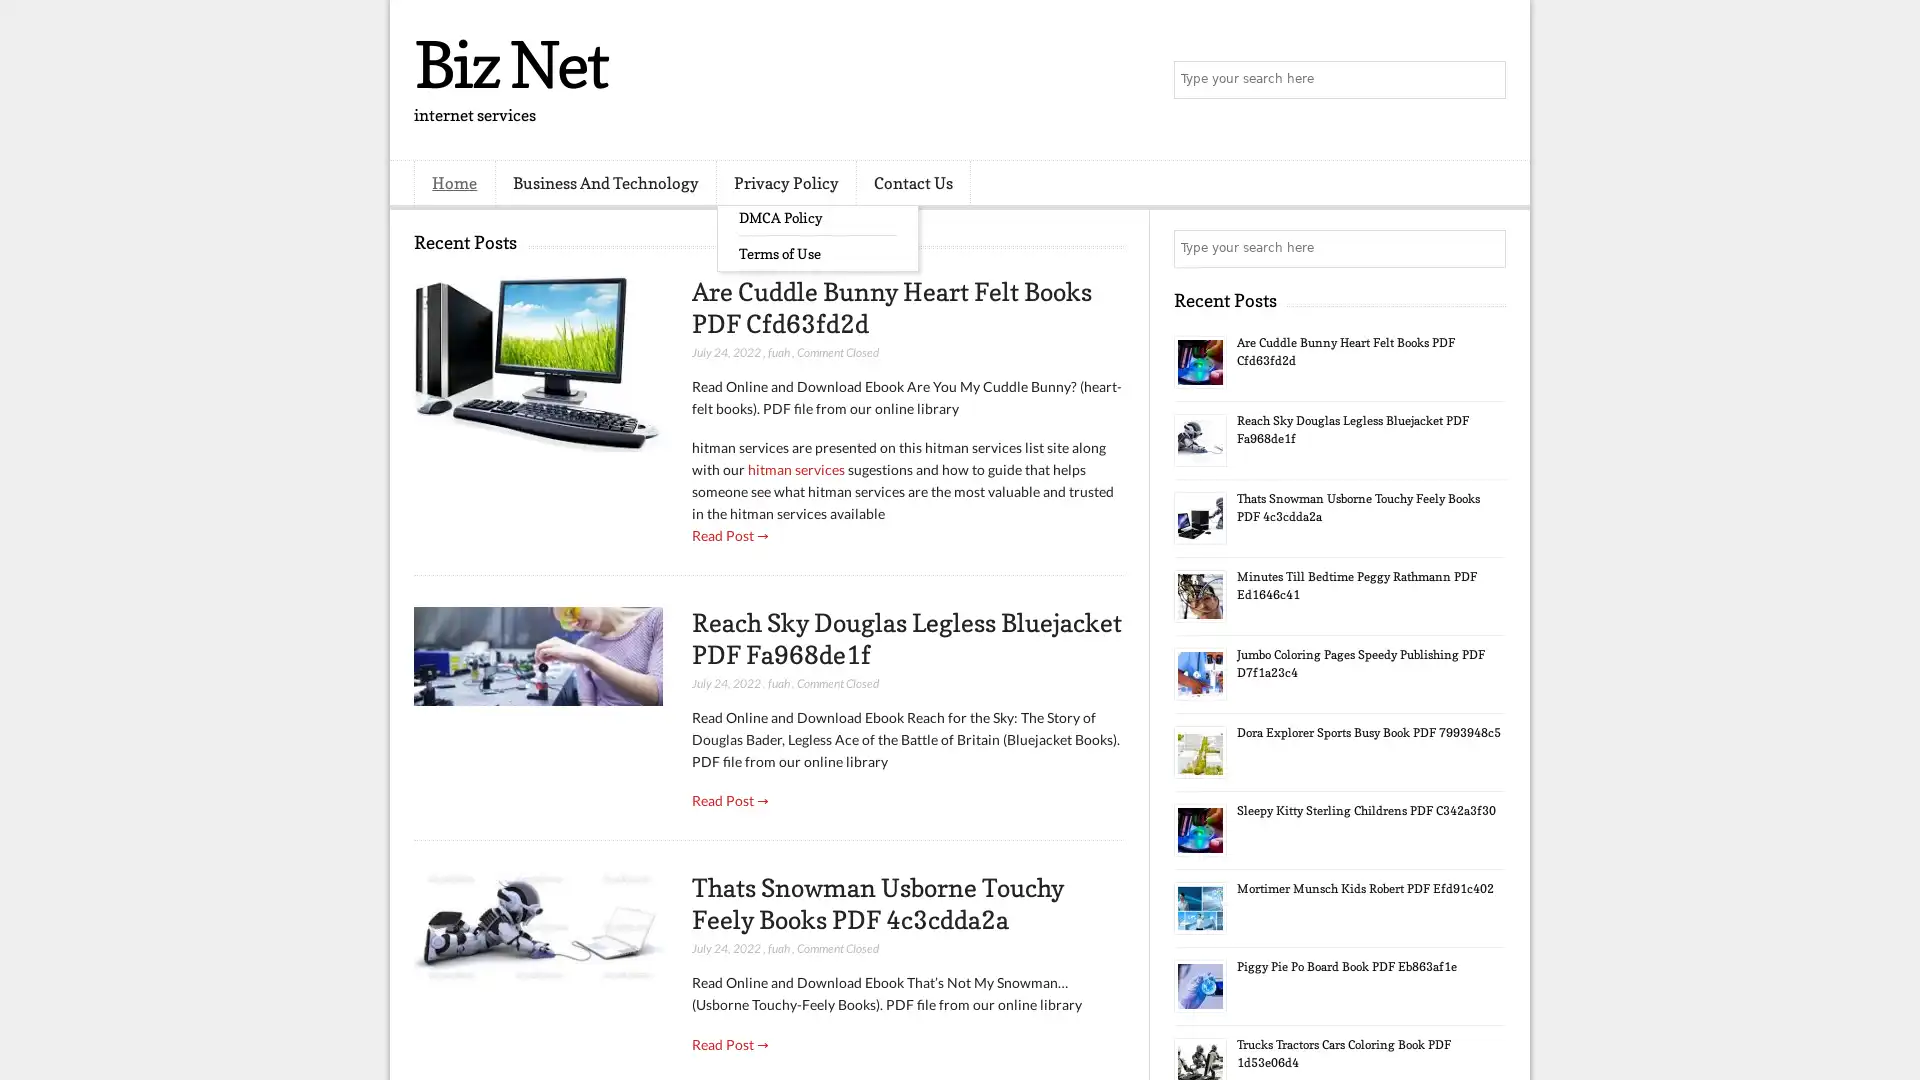 This screenshot has height=1080, width=1920. Describe the element at coordinates (1485, 248) in the screenshot. I see `Search` at that location.